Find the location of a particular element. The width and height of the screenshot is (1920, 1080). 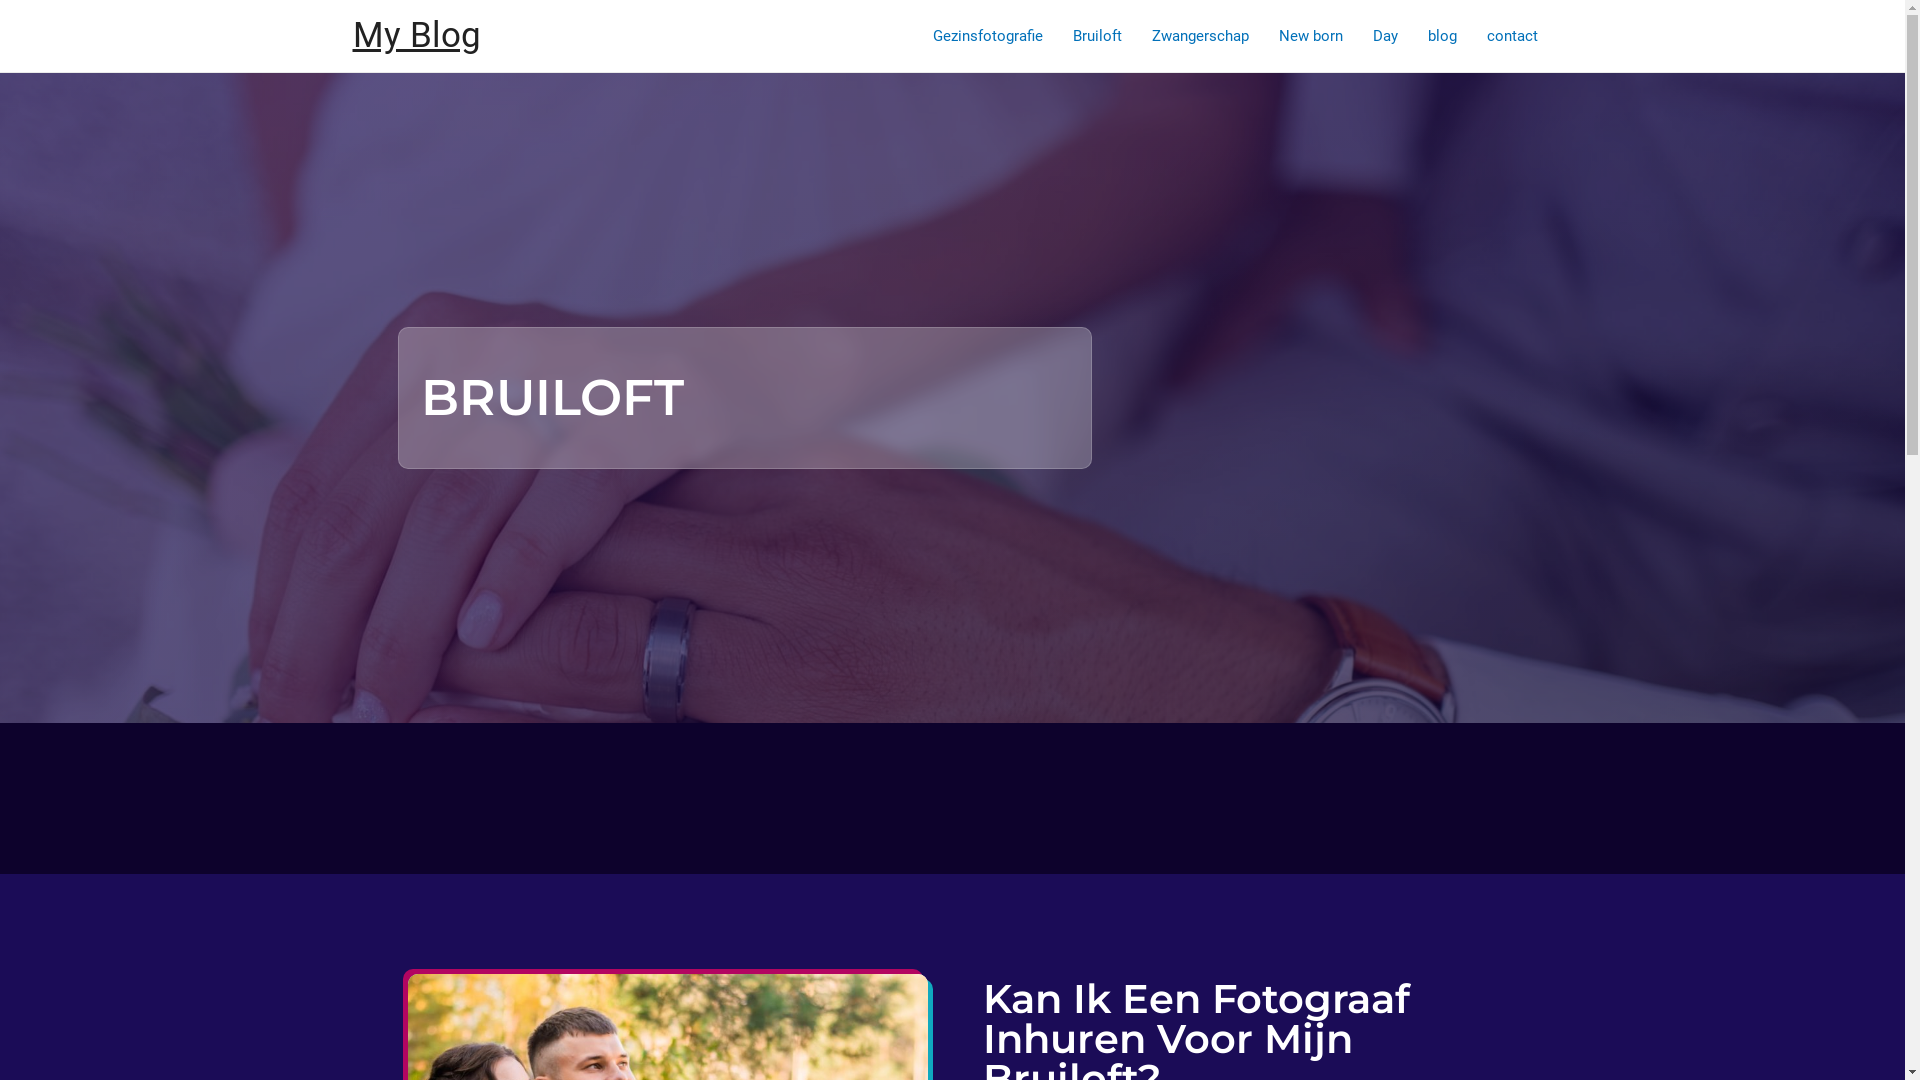

'New born' is located at coordinates (1310, 35).